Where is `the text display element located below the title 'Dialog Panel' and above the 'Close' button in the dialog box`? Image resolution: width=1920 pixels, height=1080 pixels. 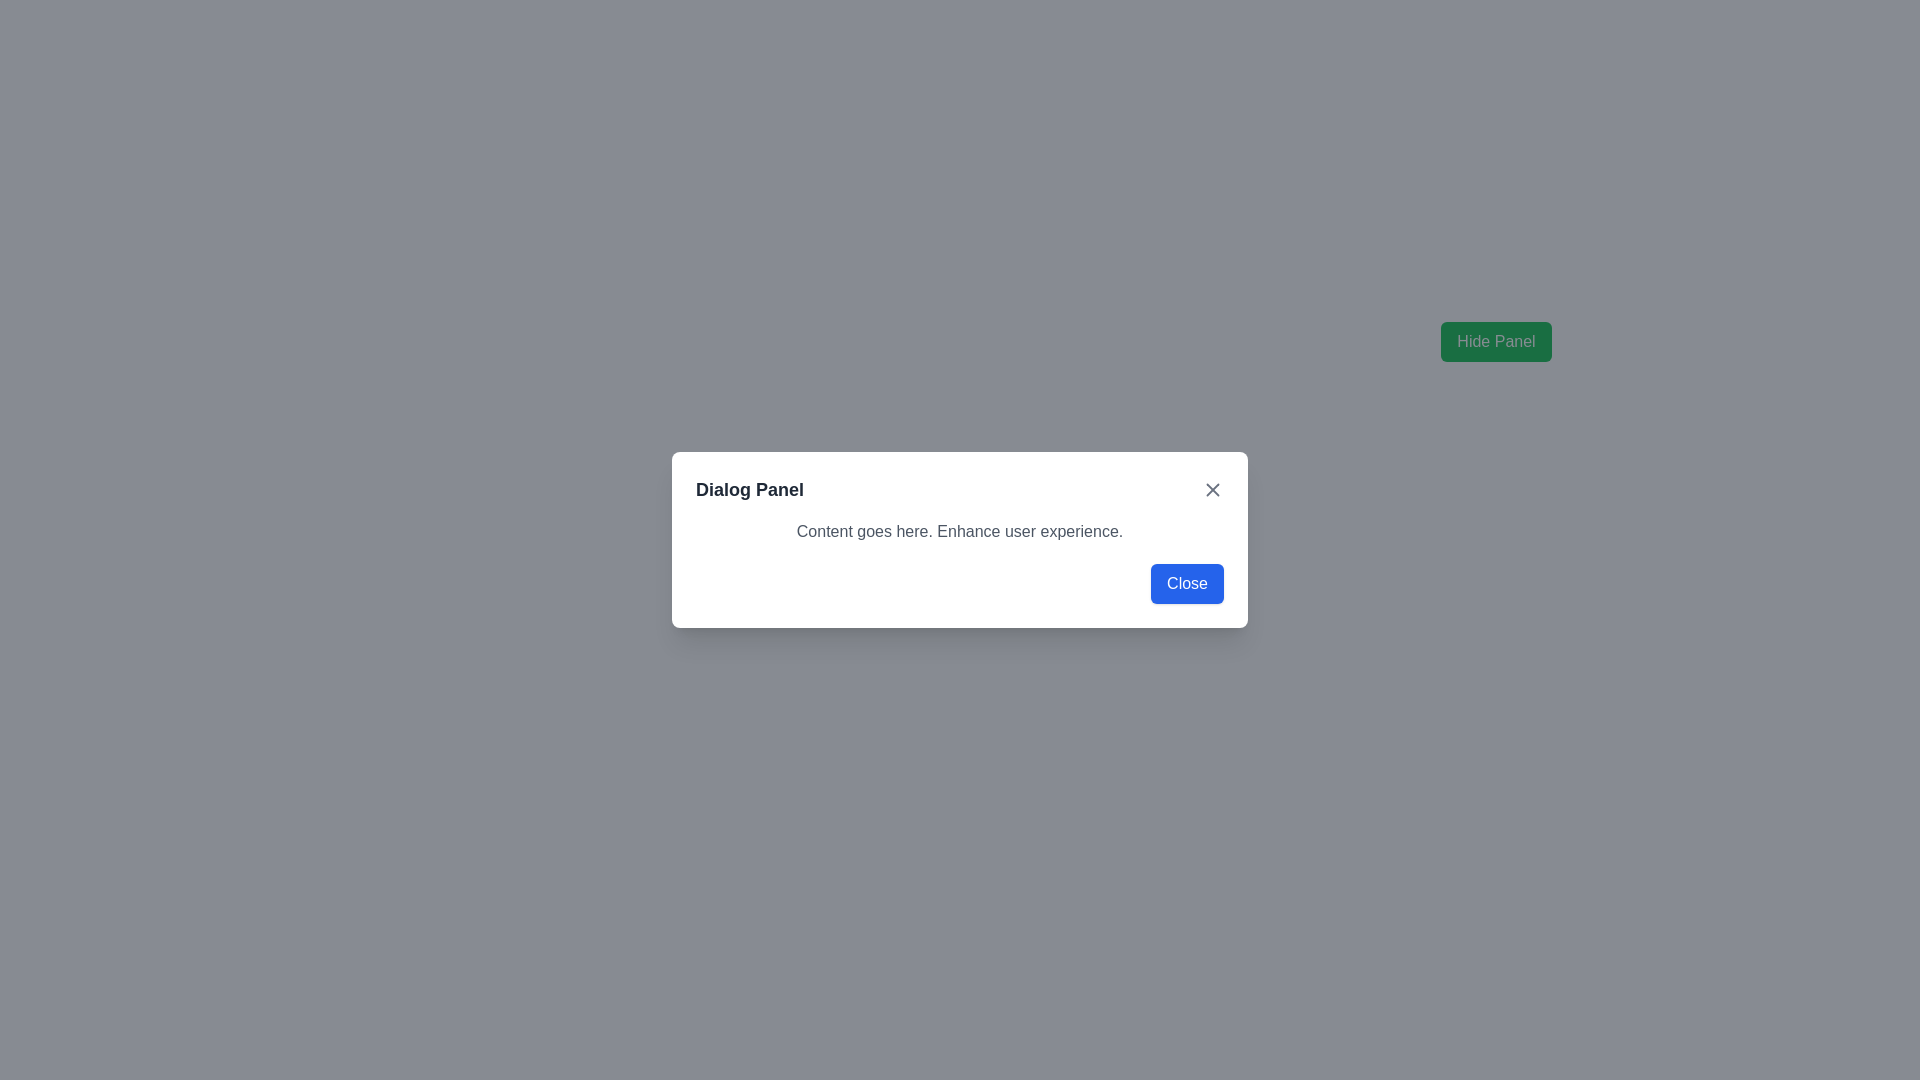
the text display element located below the title 'Dialog Panel' and above the 'Close' button in the dialog box is located at coordinates (960, 531).